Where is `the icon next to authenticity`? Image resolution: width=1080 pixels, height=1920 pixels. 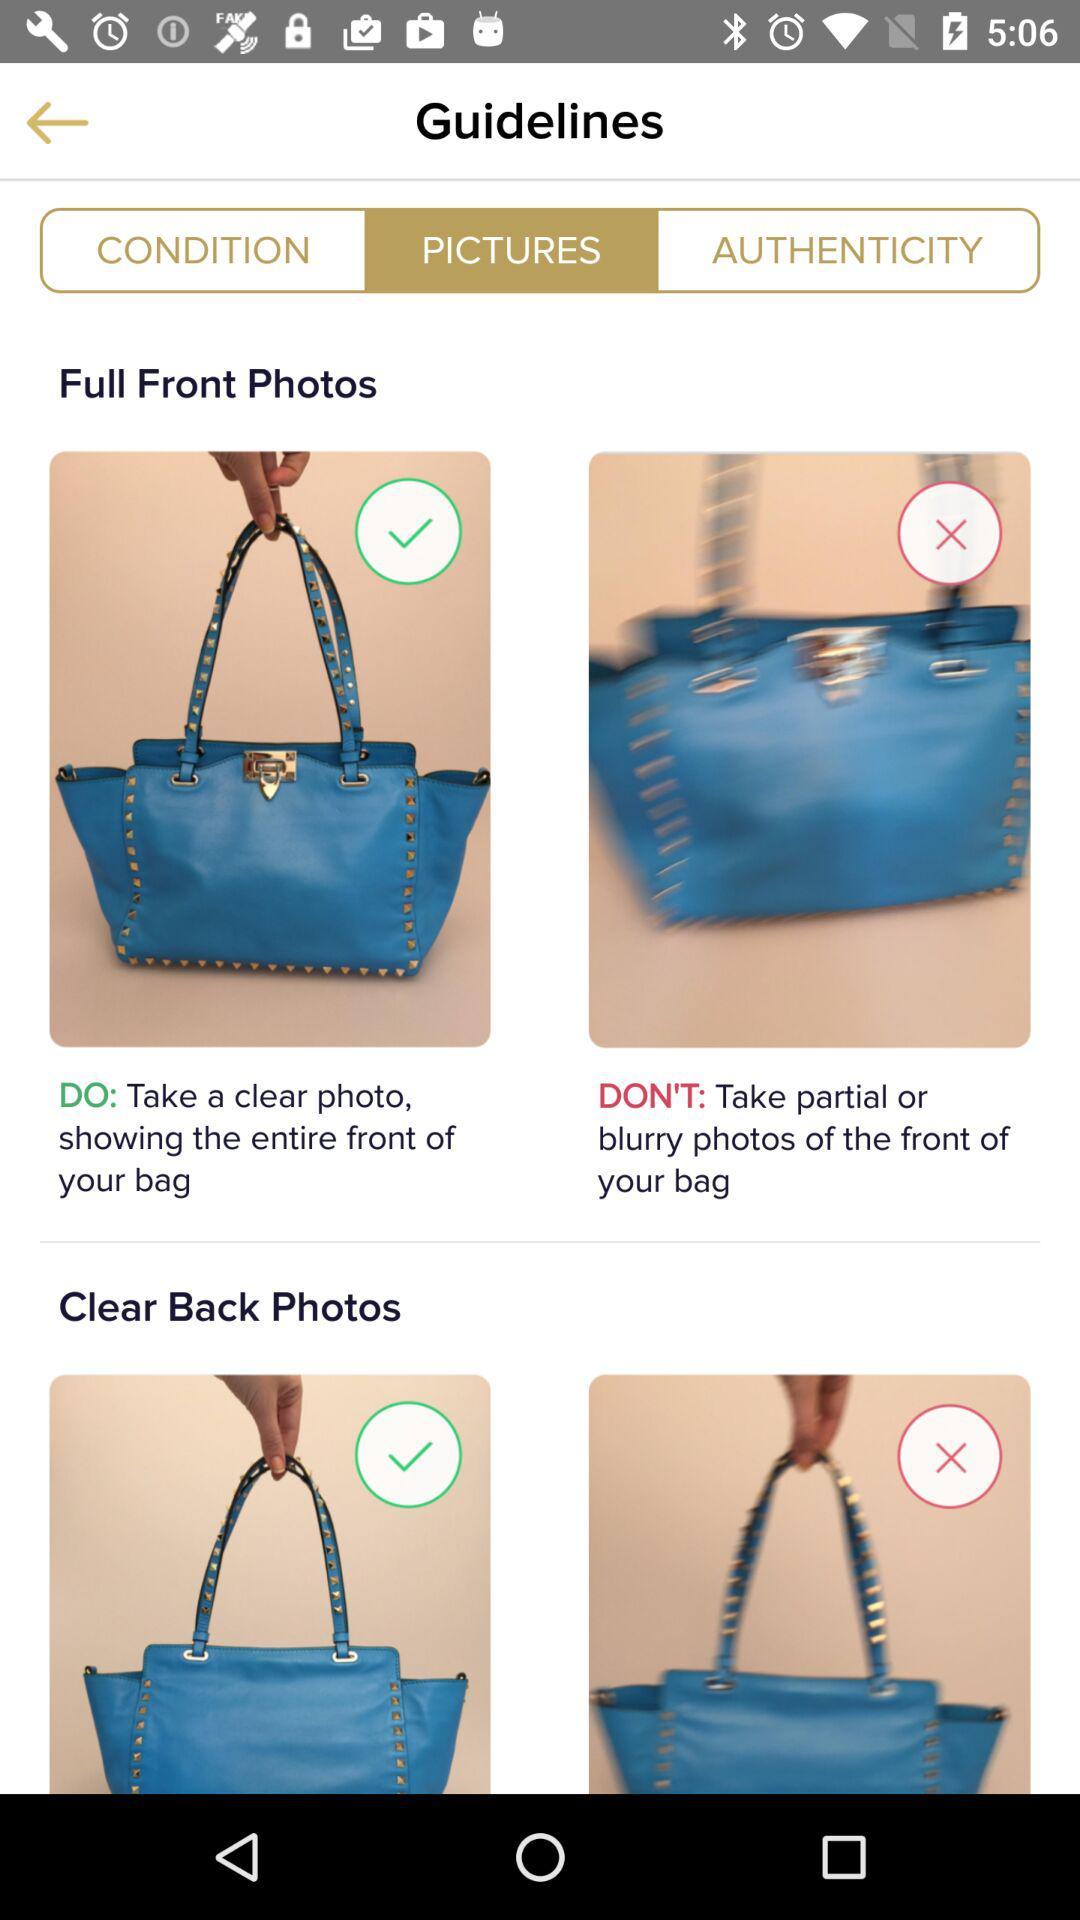 the icon next to authenticity is located at coordinates (510, 249).